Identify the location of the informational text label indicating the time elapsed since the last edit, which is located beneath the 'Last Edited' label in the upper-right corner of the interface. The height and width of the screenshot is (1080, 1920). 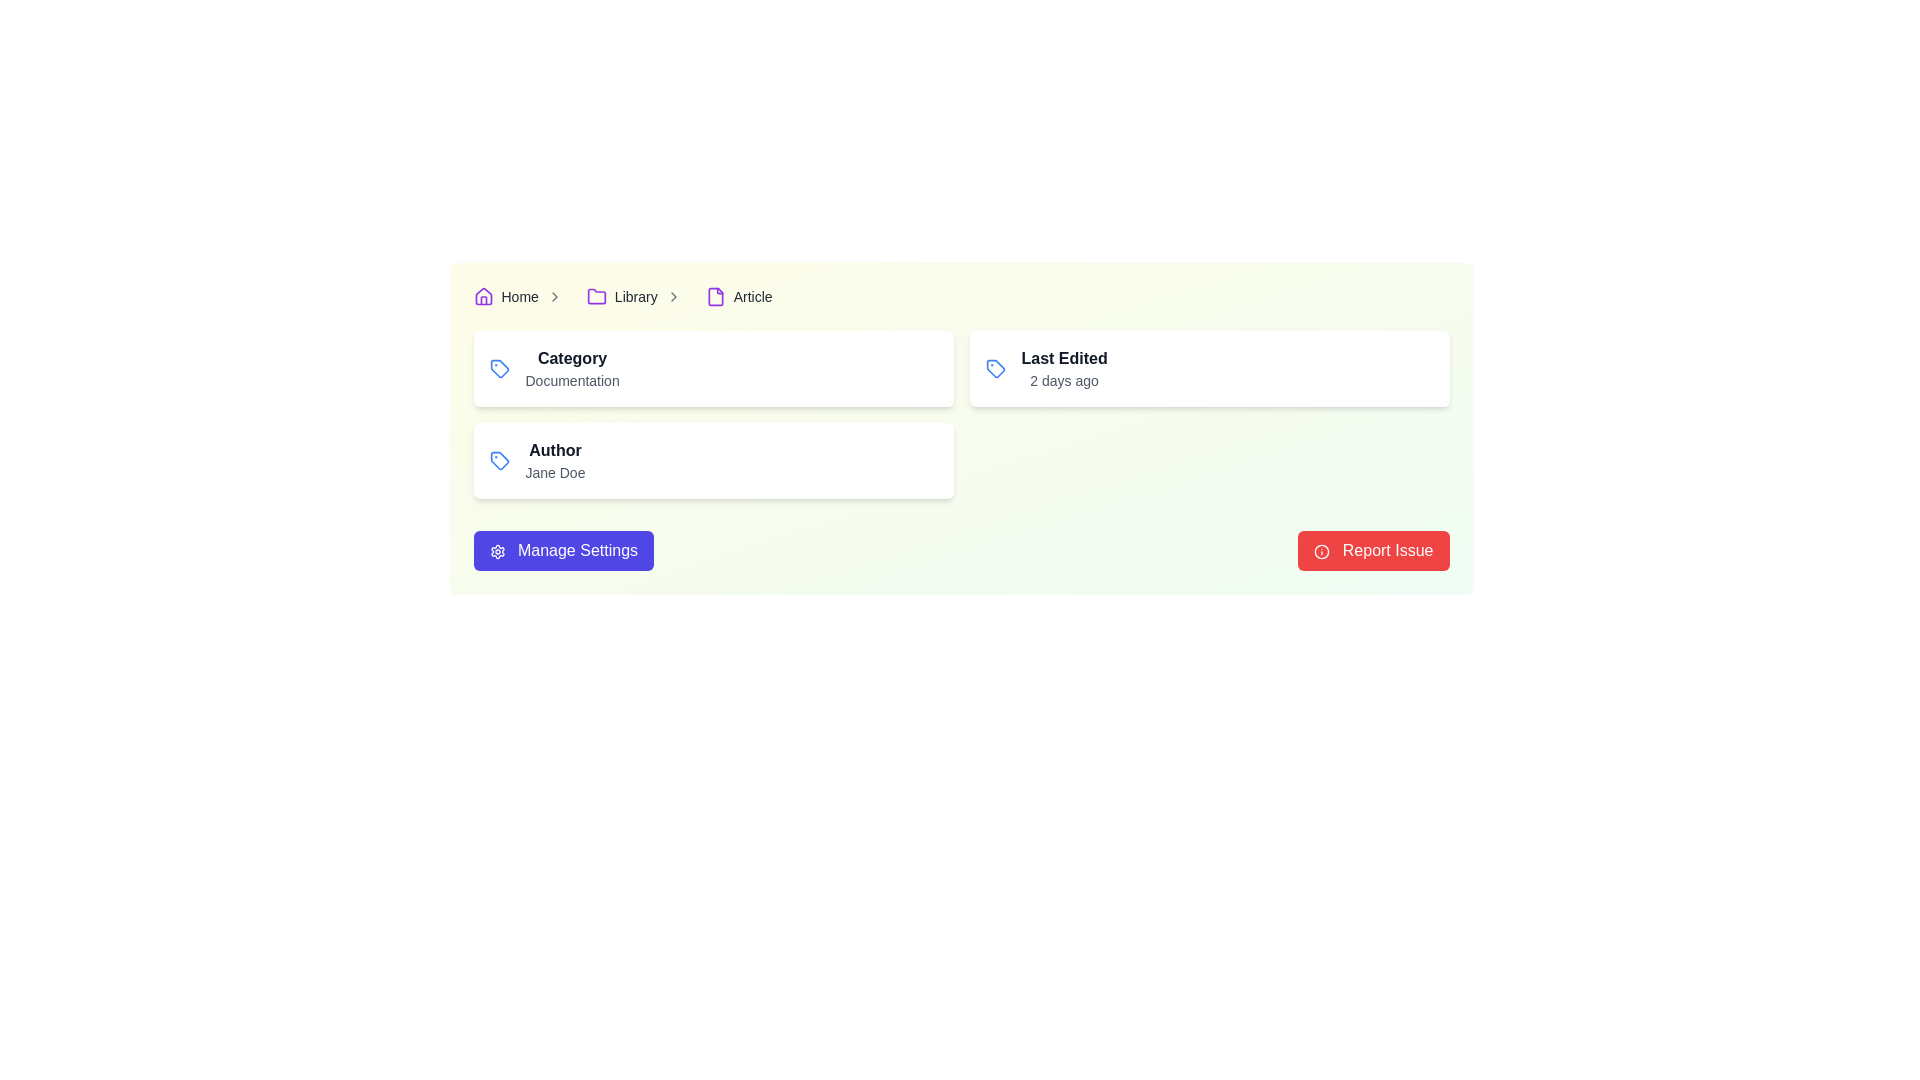
(1063, 381).